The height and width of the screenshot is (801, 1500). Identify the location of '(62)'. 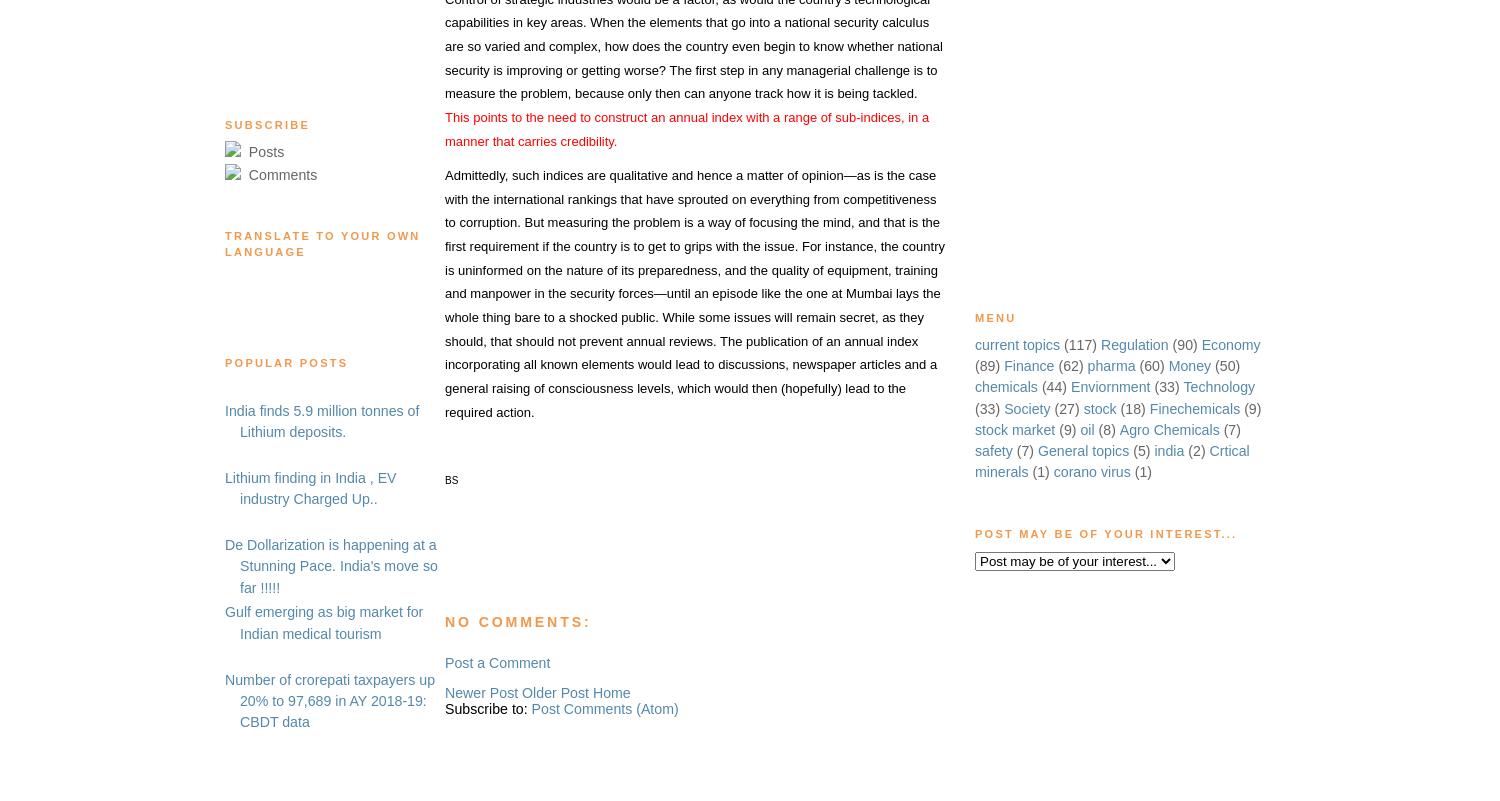
(1069, 365).